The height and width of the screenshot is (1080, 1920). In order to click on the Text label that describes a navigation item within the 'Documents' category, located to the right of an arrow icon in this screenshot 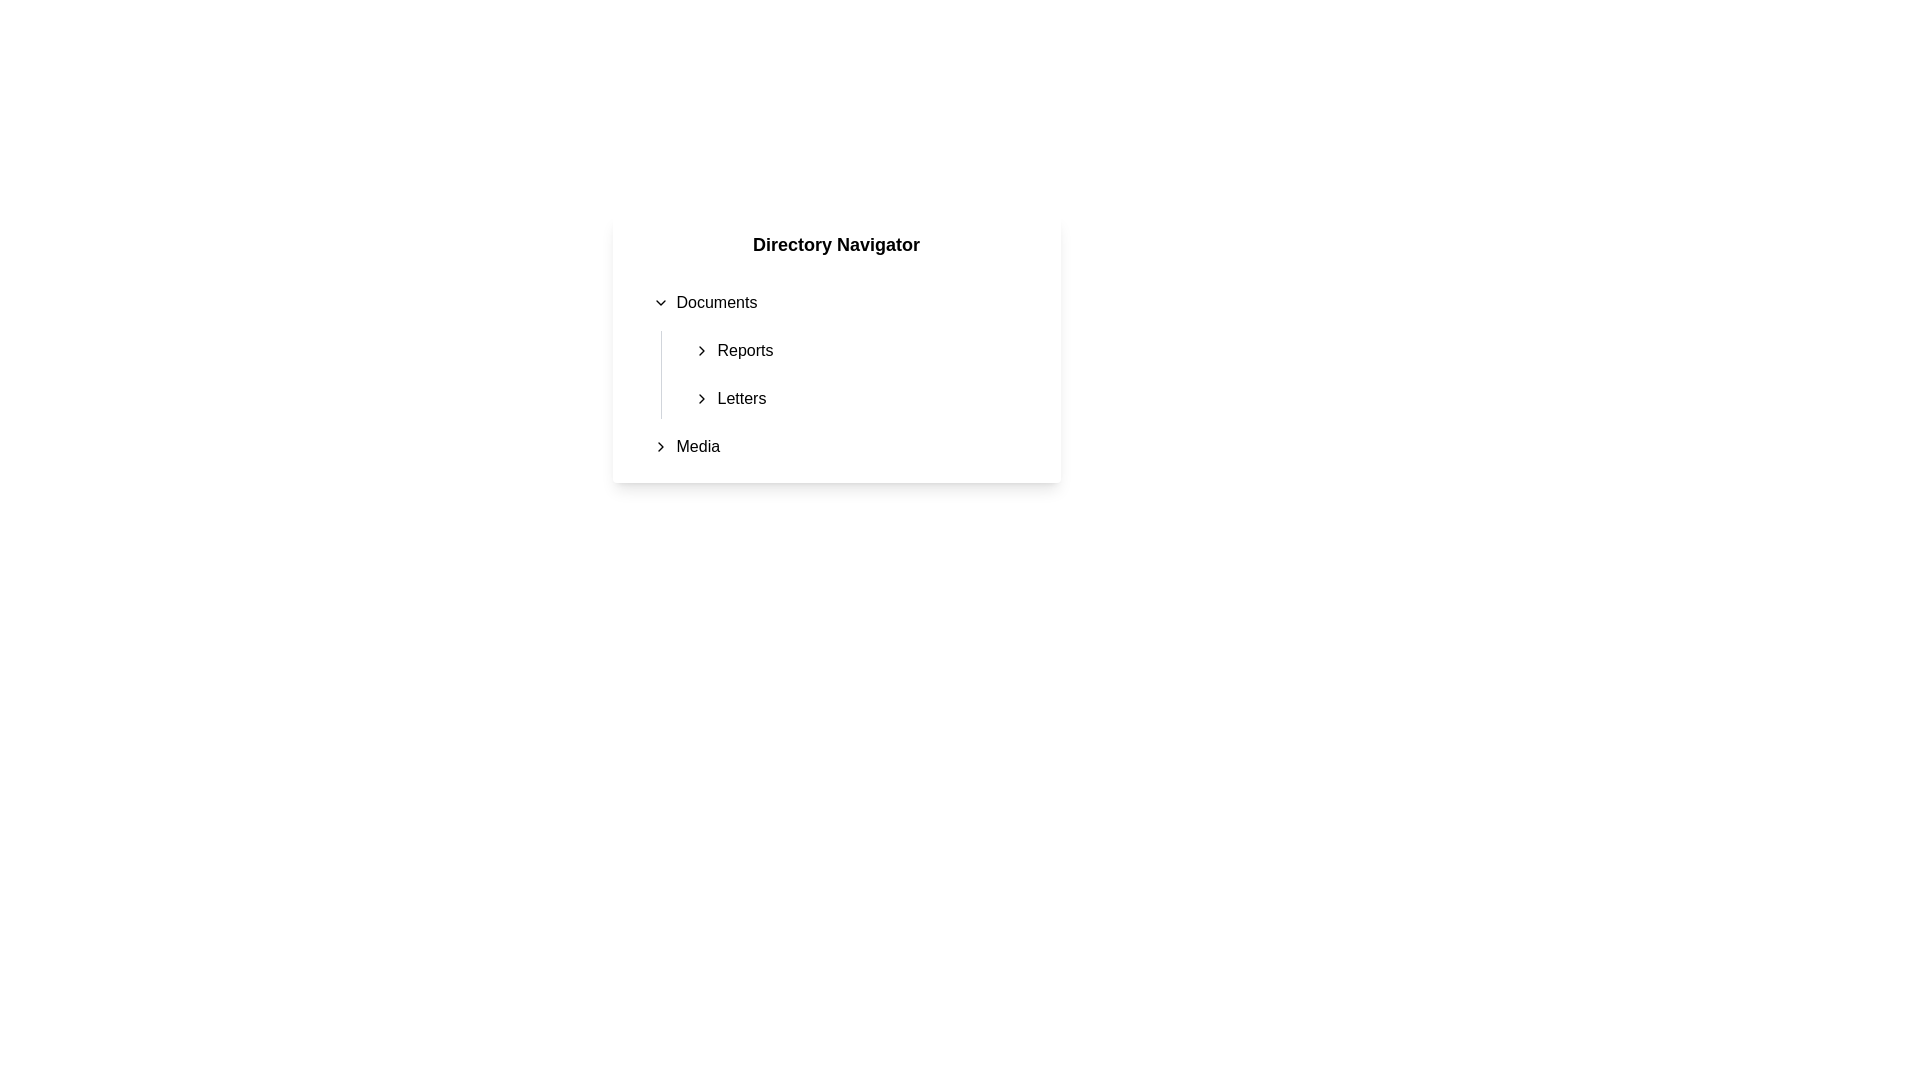, I will do `click(740, 398)`.